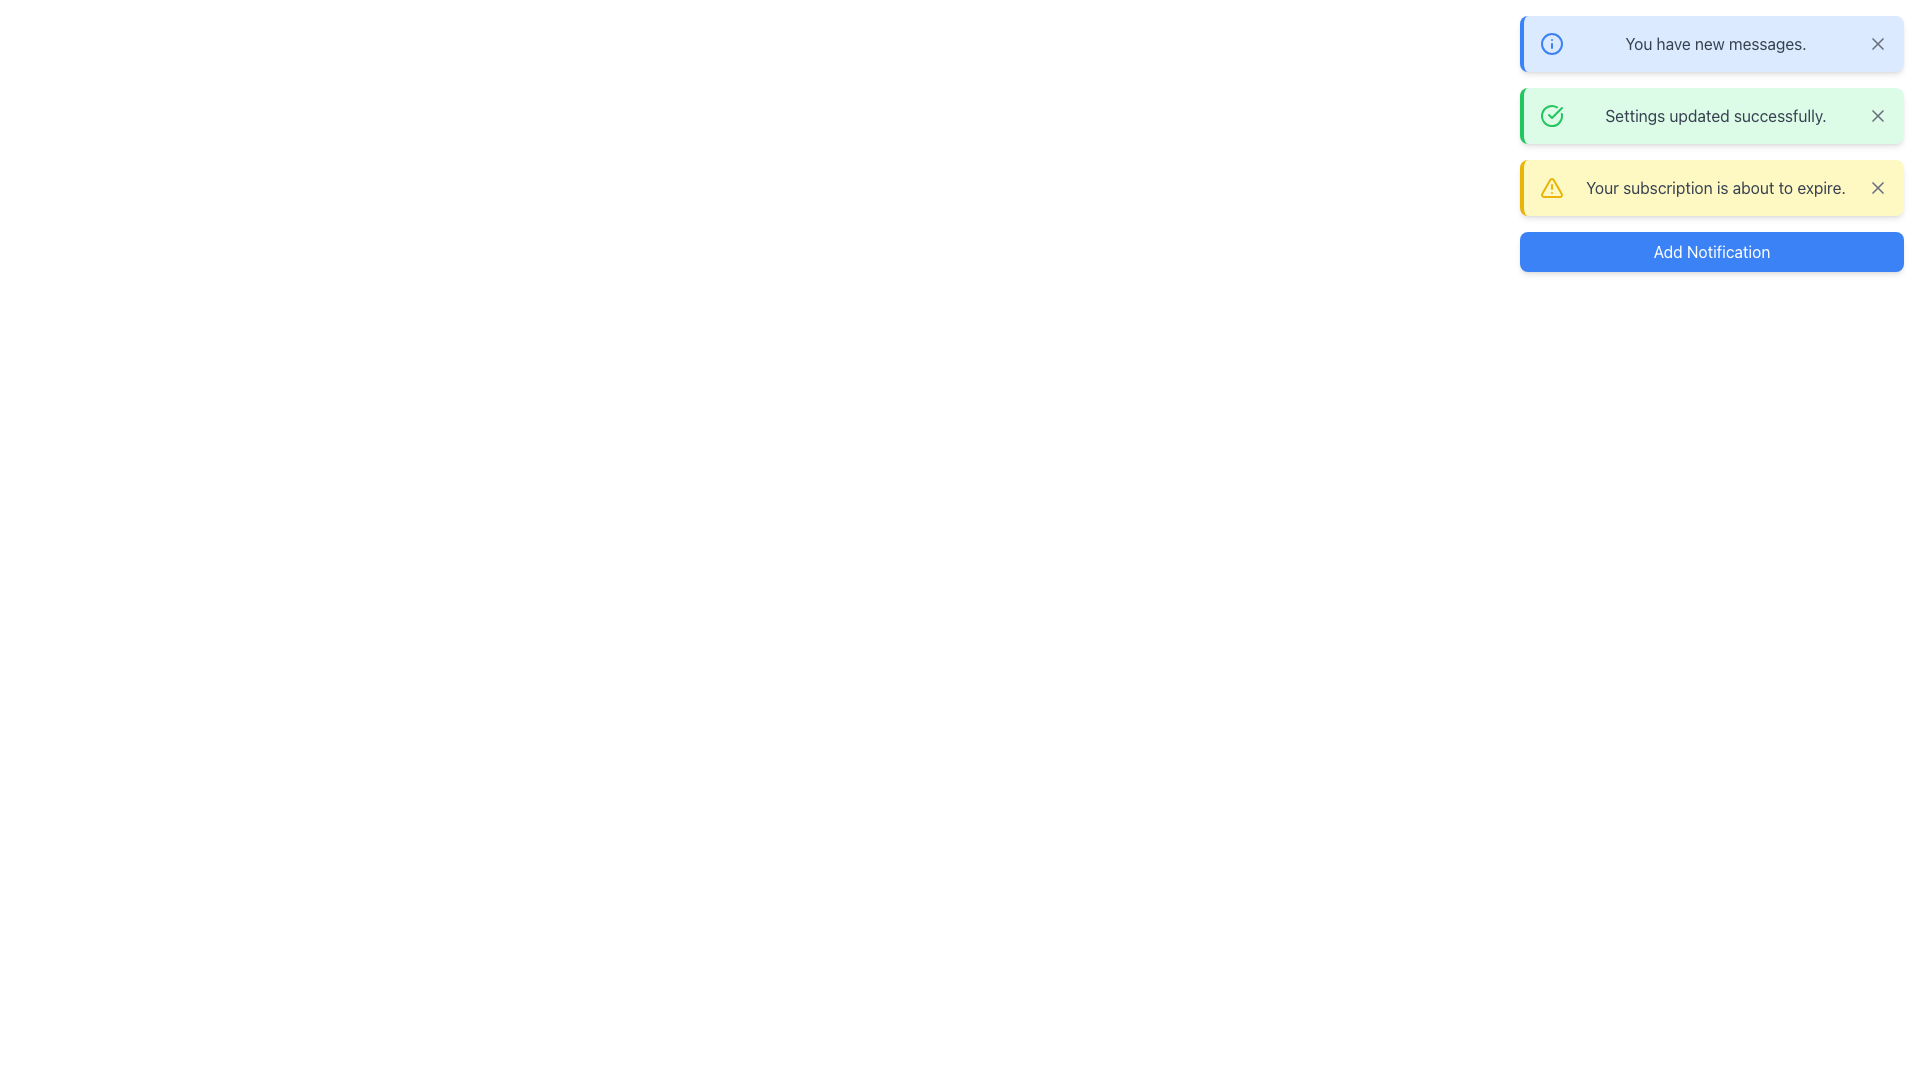 The height and width of the screenshot is (1080, 1920). What do you see at coordinates (1711, 188) in the screenshot?
I see `the third notification card in the top-right corner that alerts the user about their subscription status approaching expiration` at bounding box center [1711, 188].